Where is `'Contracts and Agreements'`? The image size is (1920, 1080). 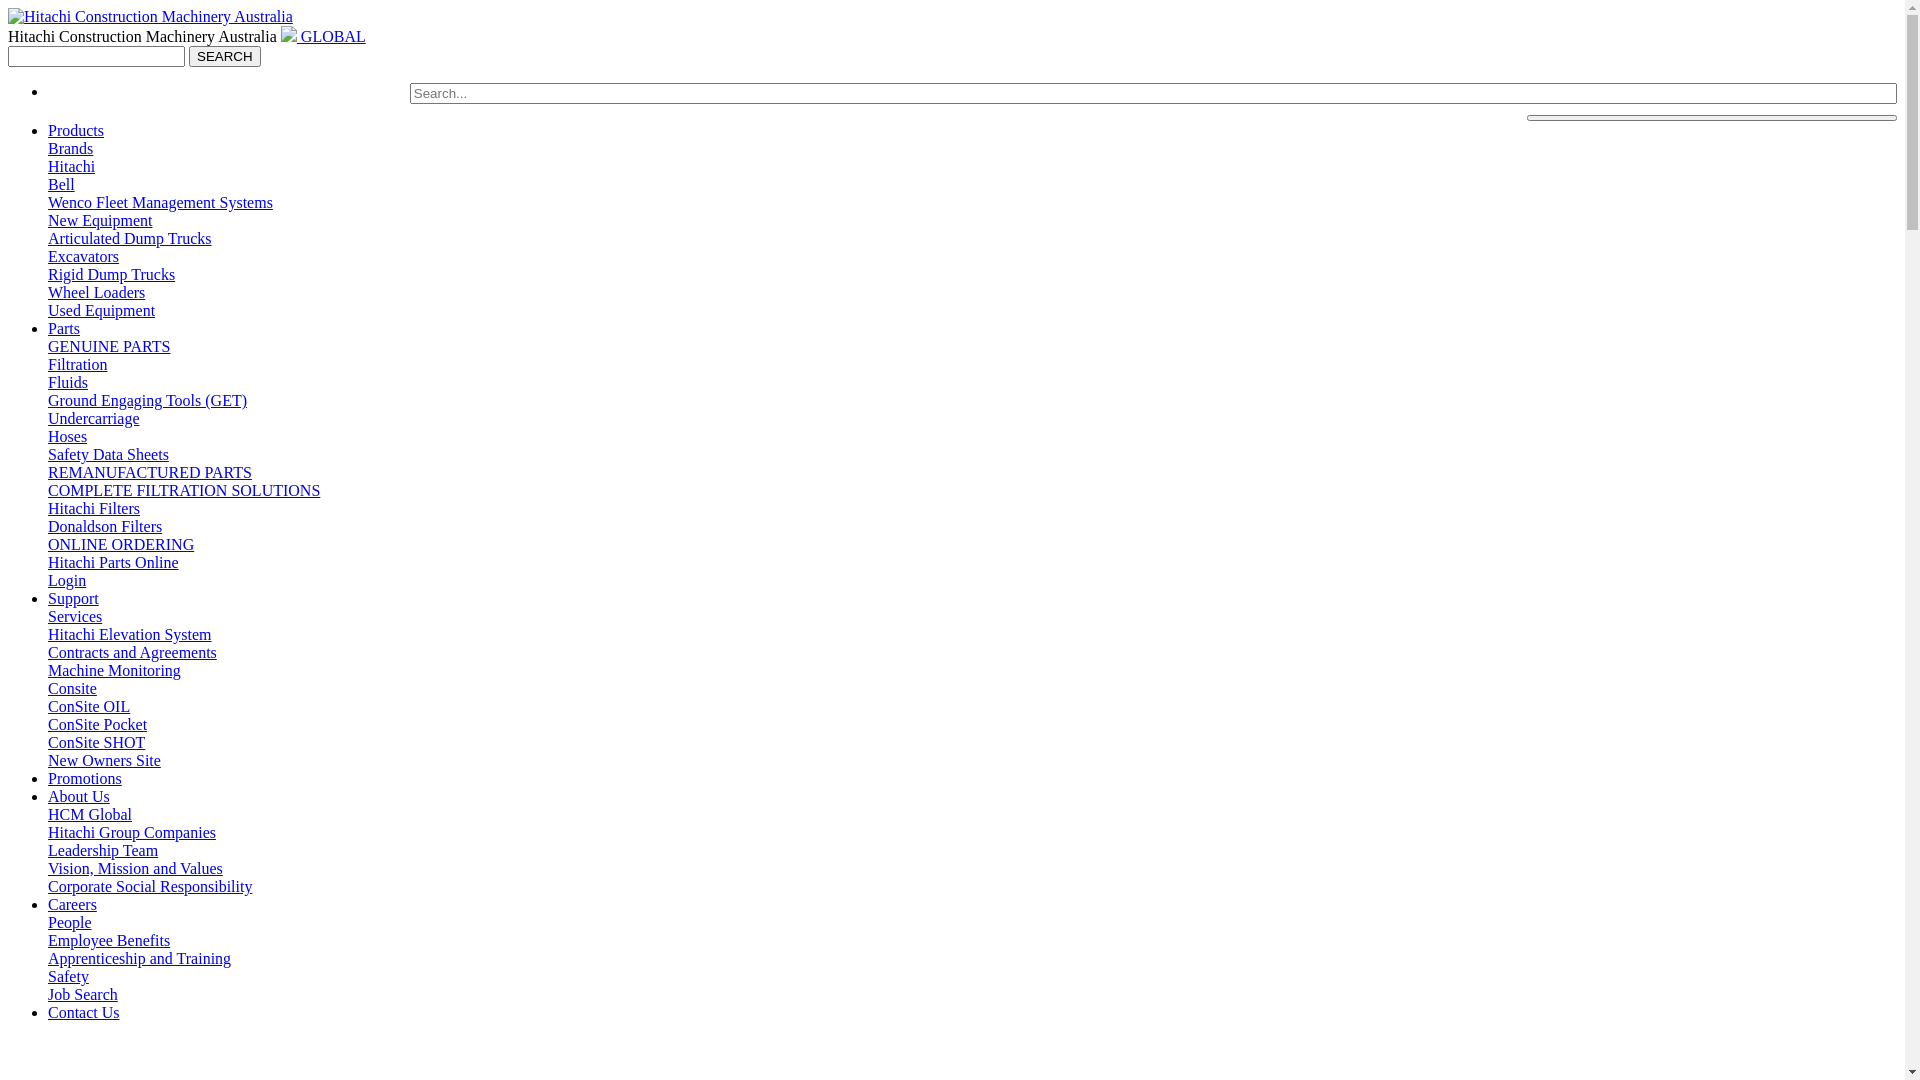
'Contracts and Agreements' is located at coordinates (131, 652).